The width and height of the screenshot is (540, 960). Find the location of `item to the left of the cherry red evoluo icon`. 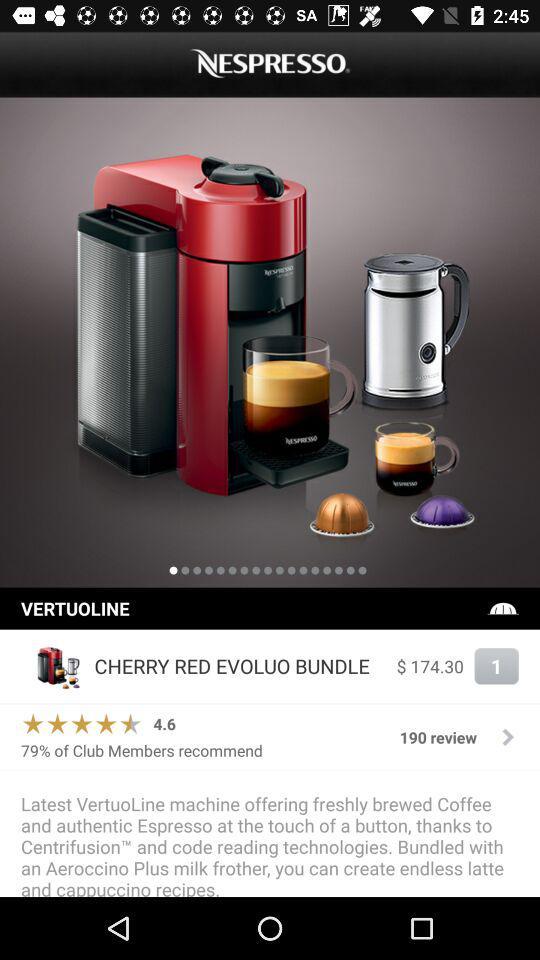

item to the left of the cherry red evoluo icon is located at coordinates (52, 666).